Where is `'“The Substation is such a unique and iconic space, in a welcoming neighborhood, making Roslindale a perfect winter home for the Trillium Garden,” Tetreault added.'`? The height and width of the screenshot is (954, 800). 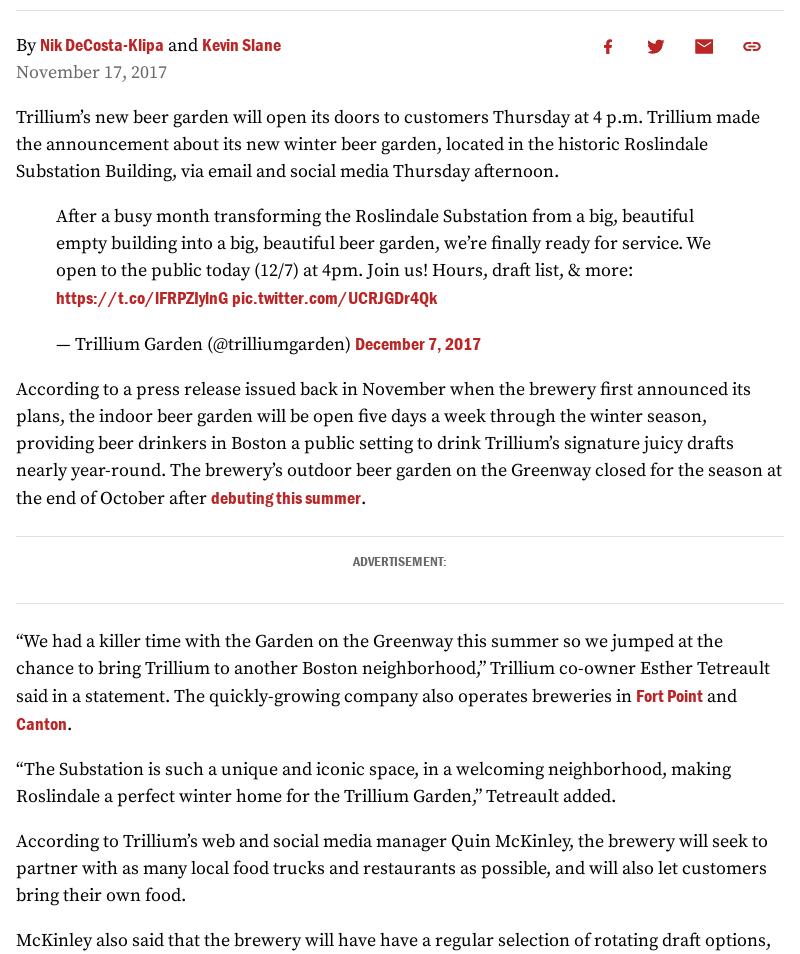
'“The Substation is such a unique and iconic space, in a welcoming neighborhood, making Roslindale a perfect winter home for the Trillium Garden,” Tetreault added.' is located at coordinates (372, 783).